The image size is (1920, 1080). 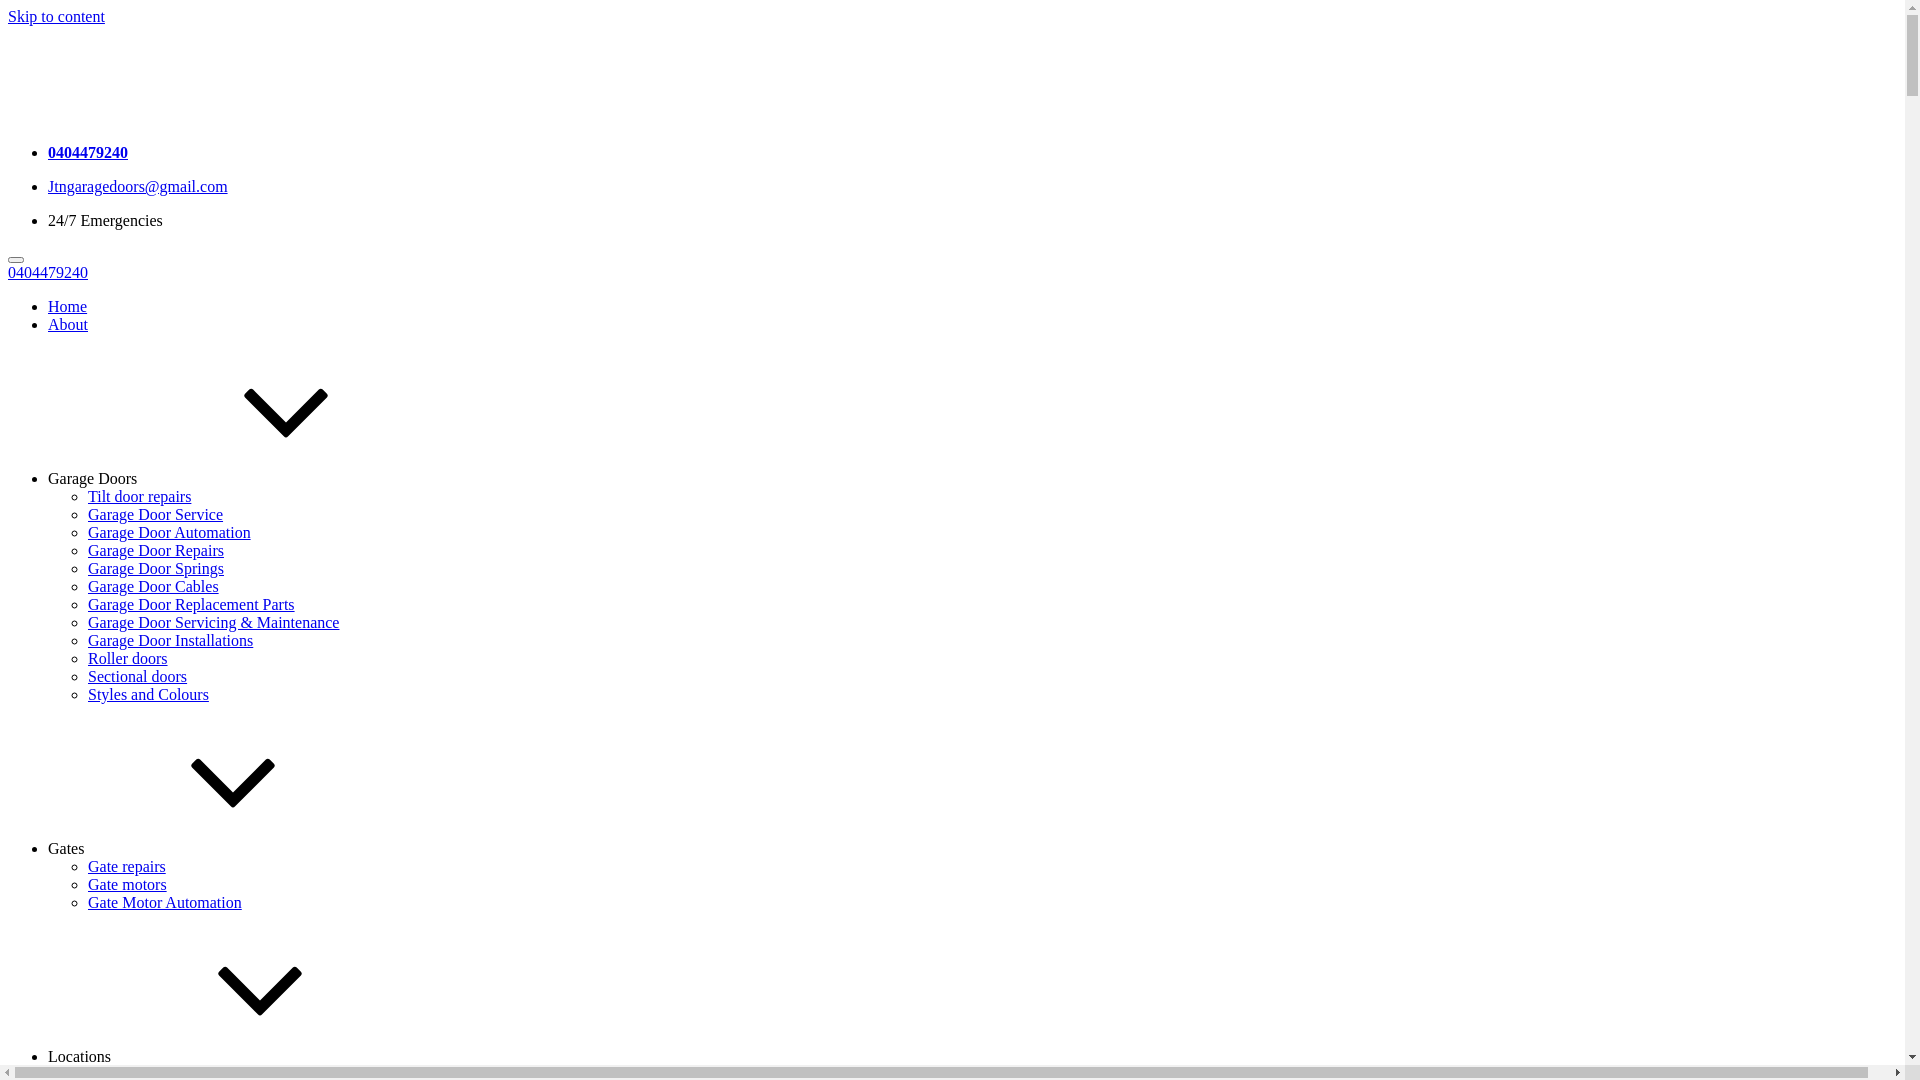 What do you see at coordinates (127, 658) in the screenshot?
I see `'Roller doors'` at bounding box center [127, 658].